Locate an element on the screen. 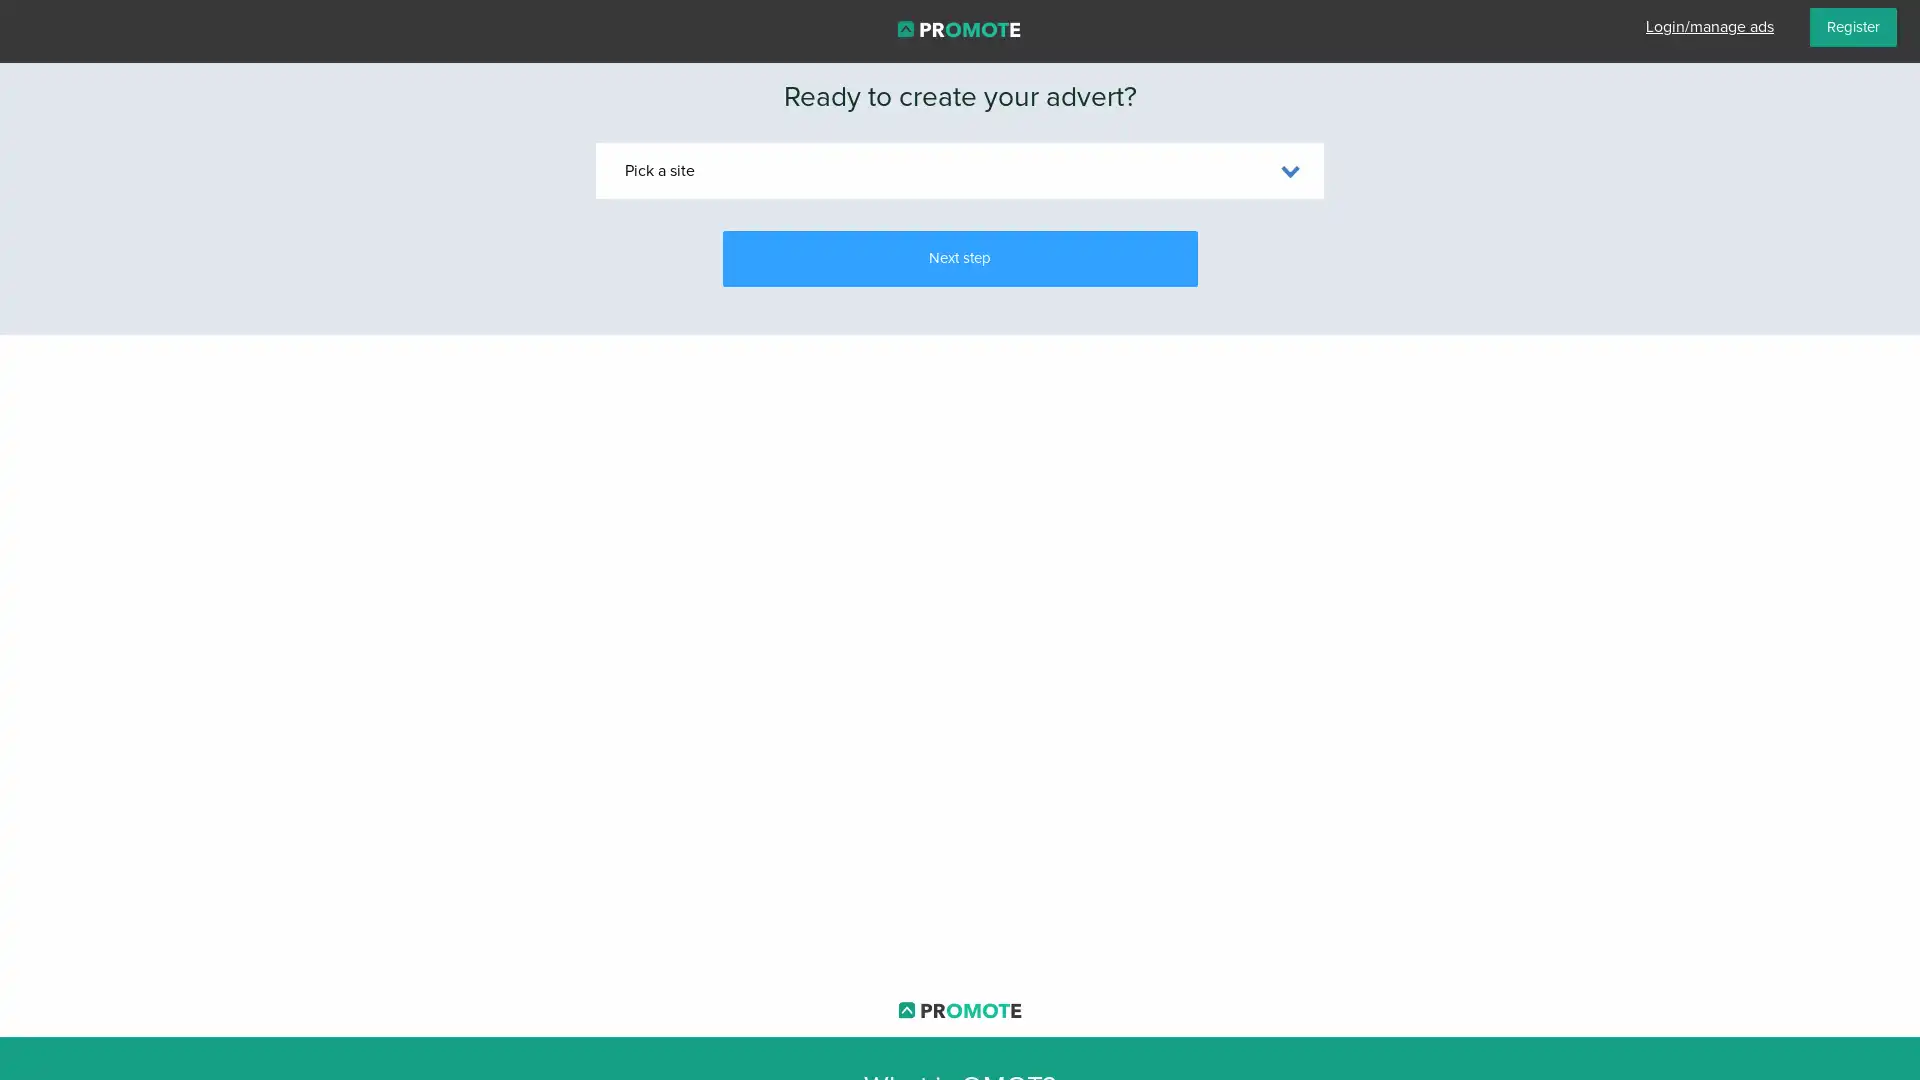 The width and height of the screenshot is (1920, 1080). Next step is located at coordinates (958, 257).